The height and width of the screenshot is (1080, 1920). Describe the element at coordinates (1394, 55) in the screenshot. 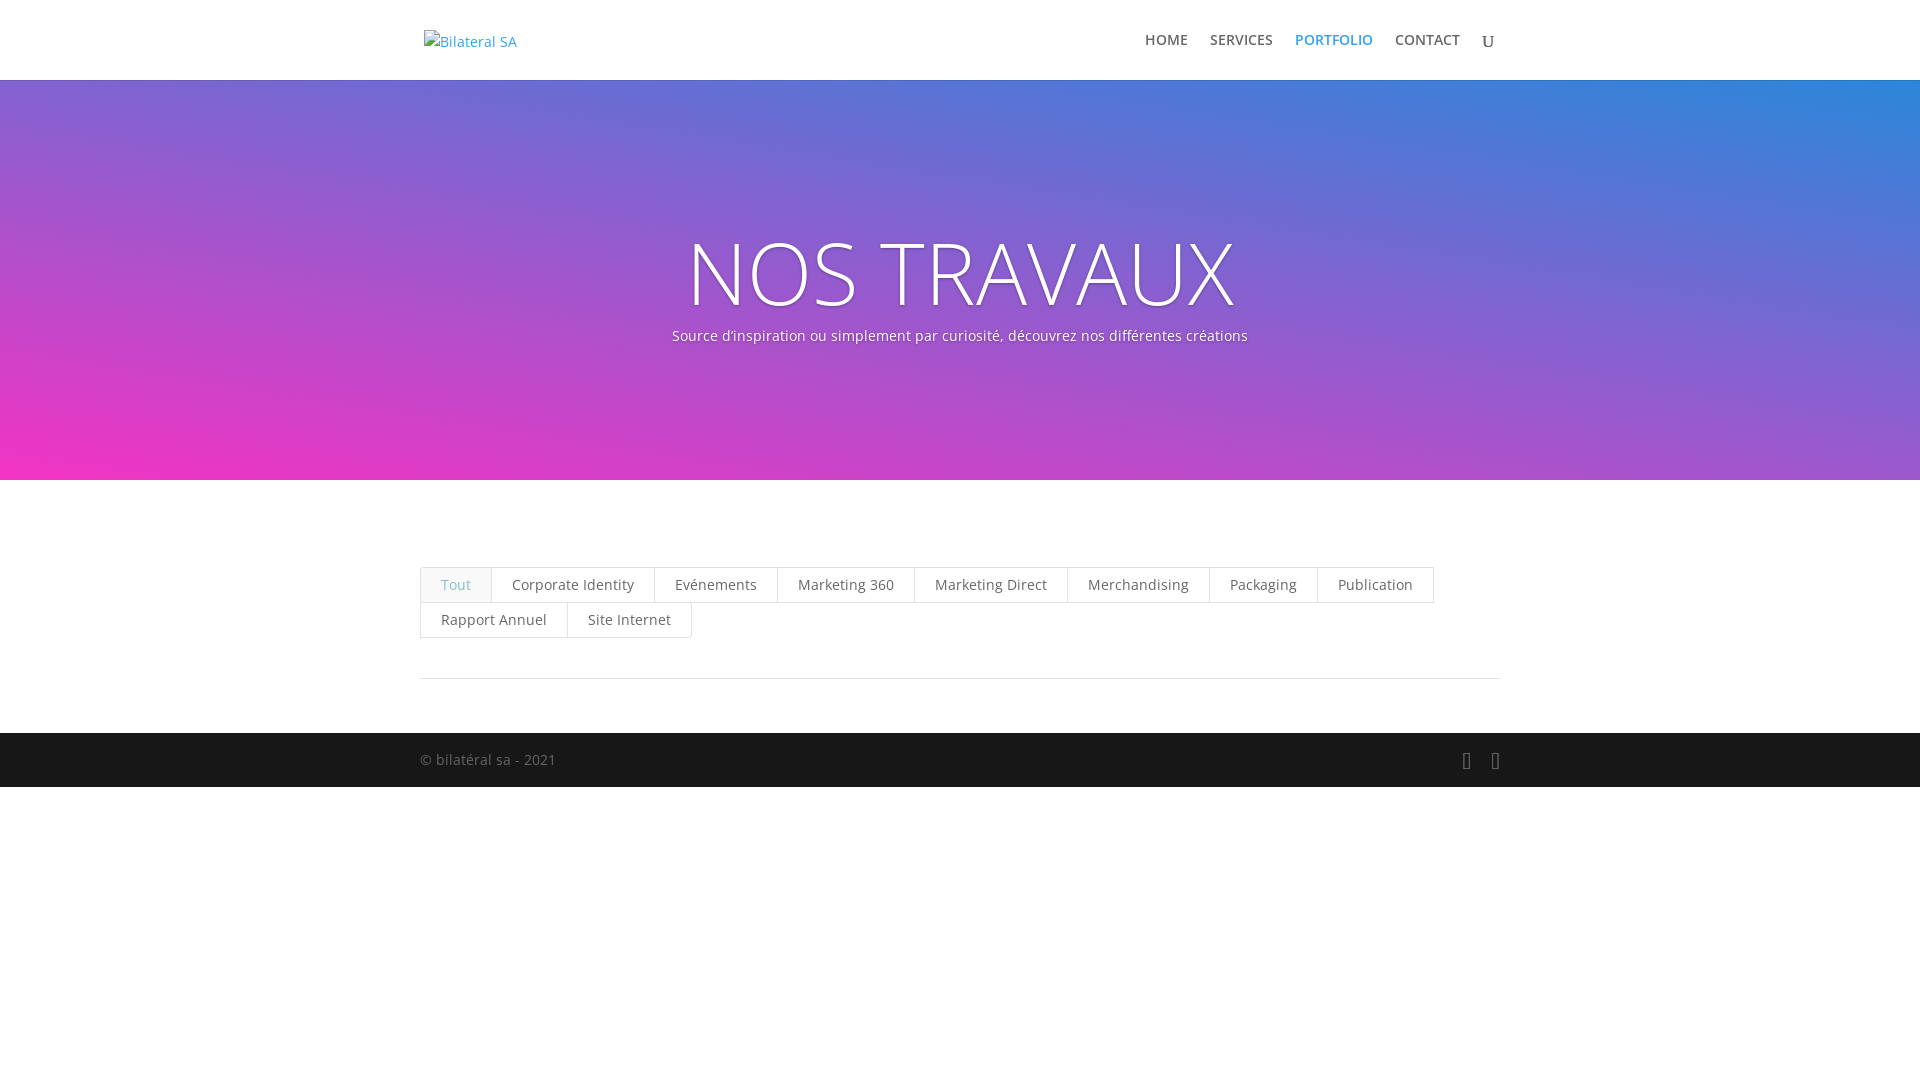

I see `'CONTACT'` at that location.